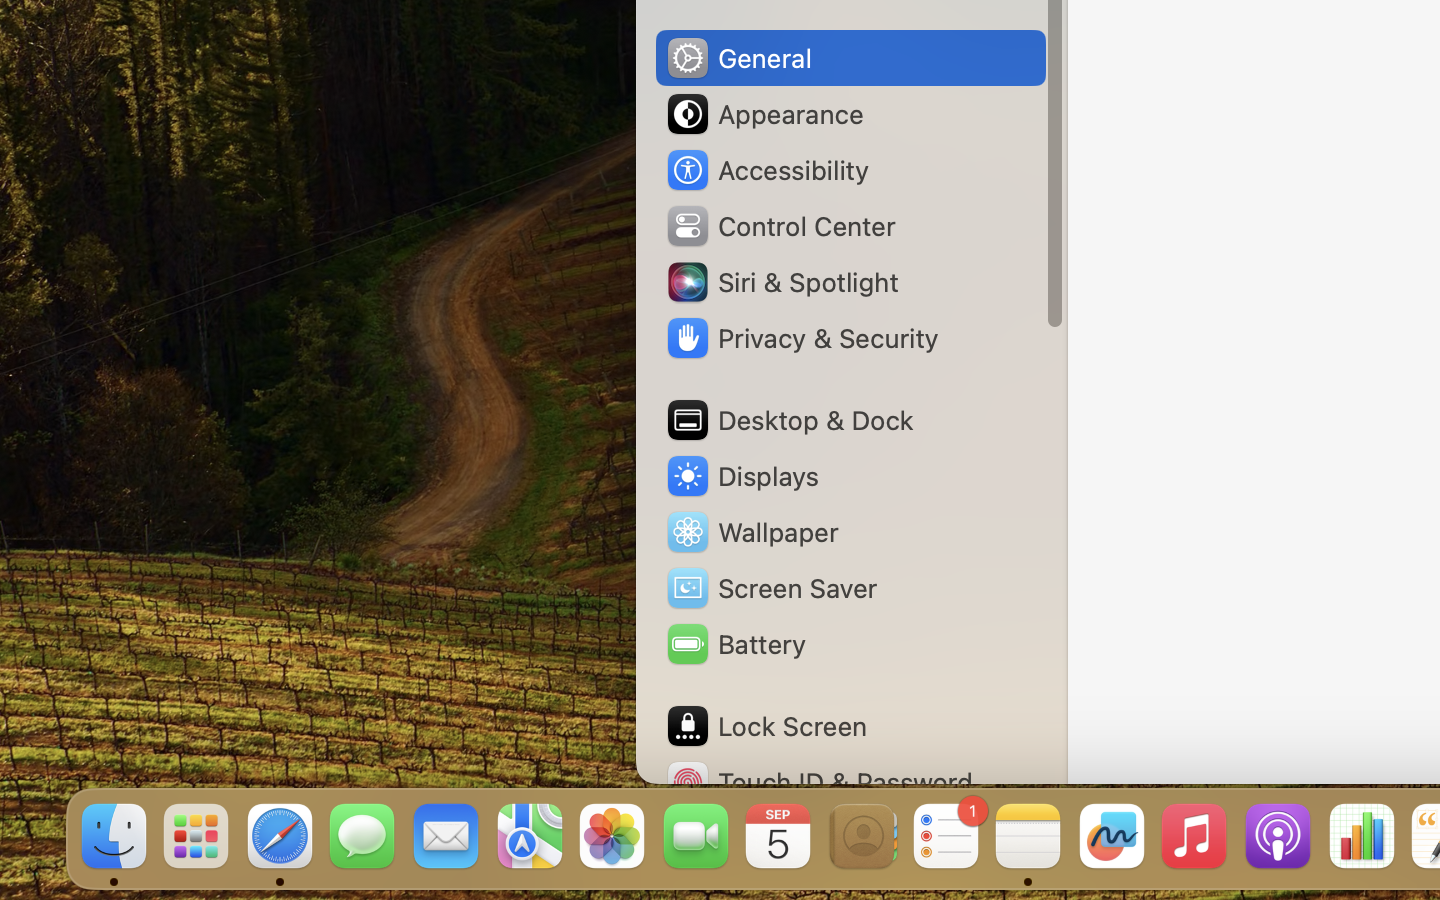 The image size is (1440, 900). I want to click on 'Lock Screen', so click(764, 725).